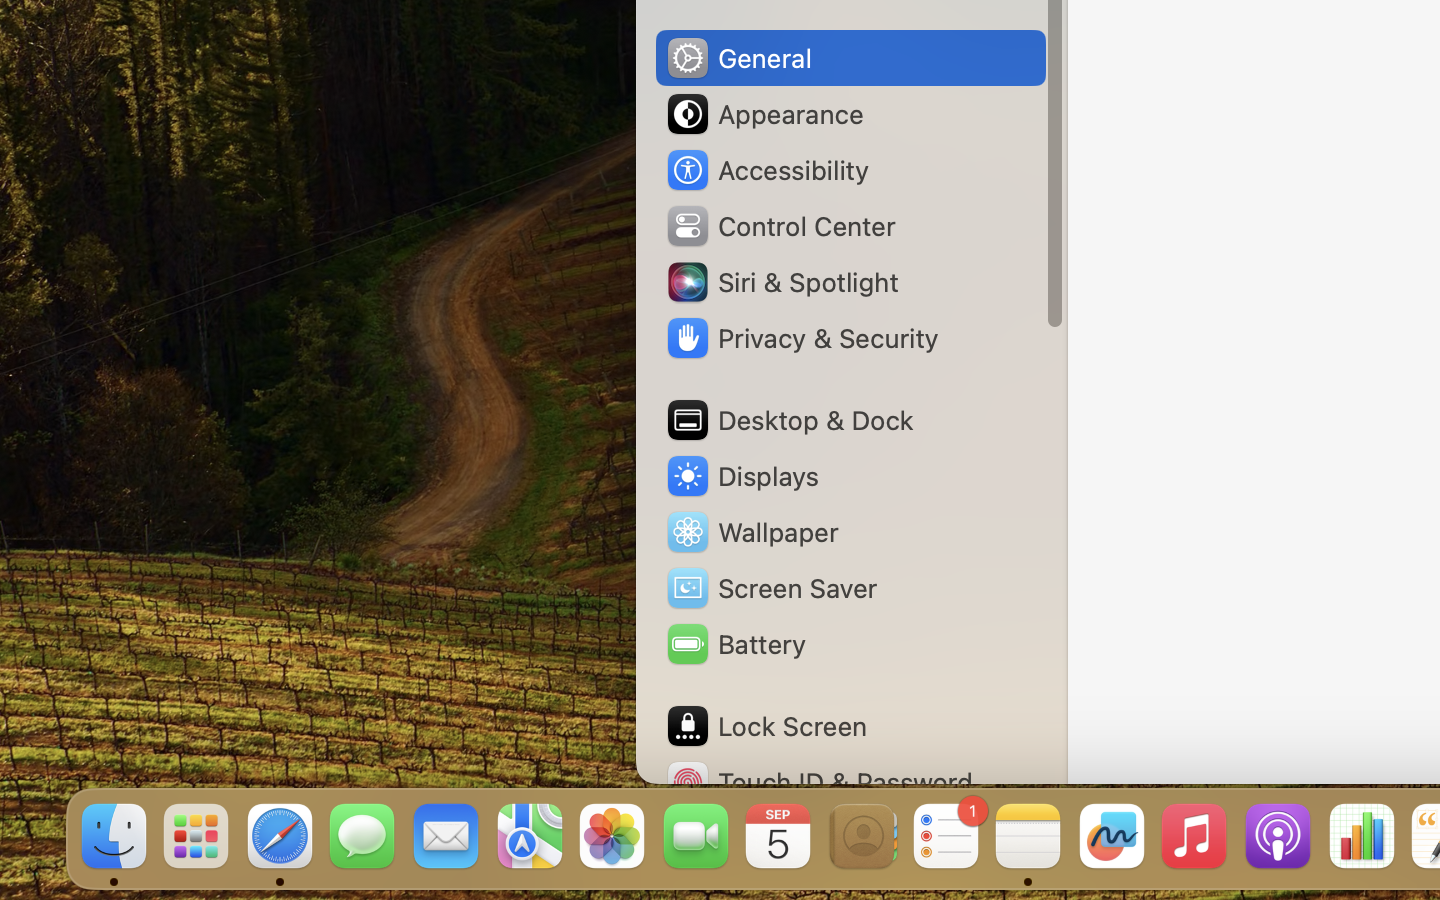 The image size is (1440, 900). I want to click on 'Lock Screen', so click(764, 725).